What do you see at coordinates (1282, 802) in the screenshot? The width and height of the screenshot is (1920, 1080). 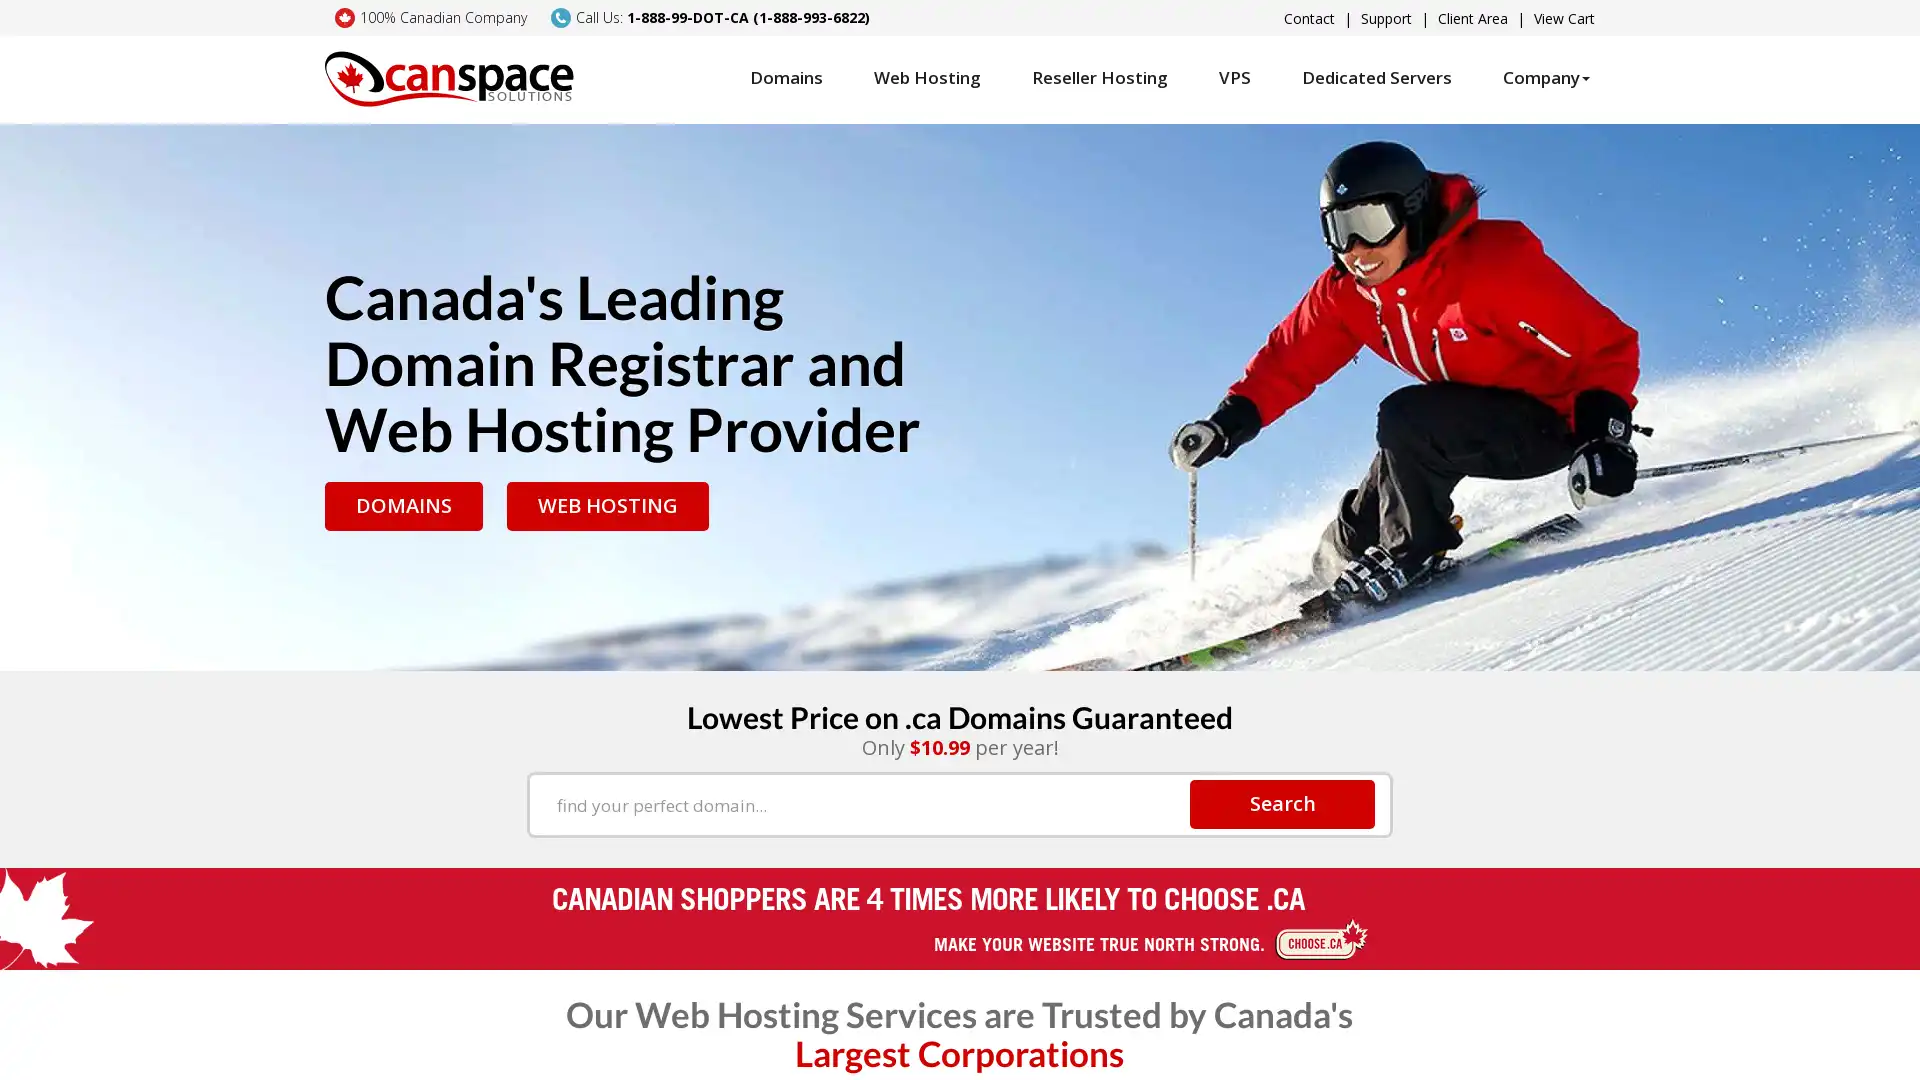 I see `Search` at bounding box center [1282, 802].